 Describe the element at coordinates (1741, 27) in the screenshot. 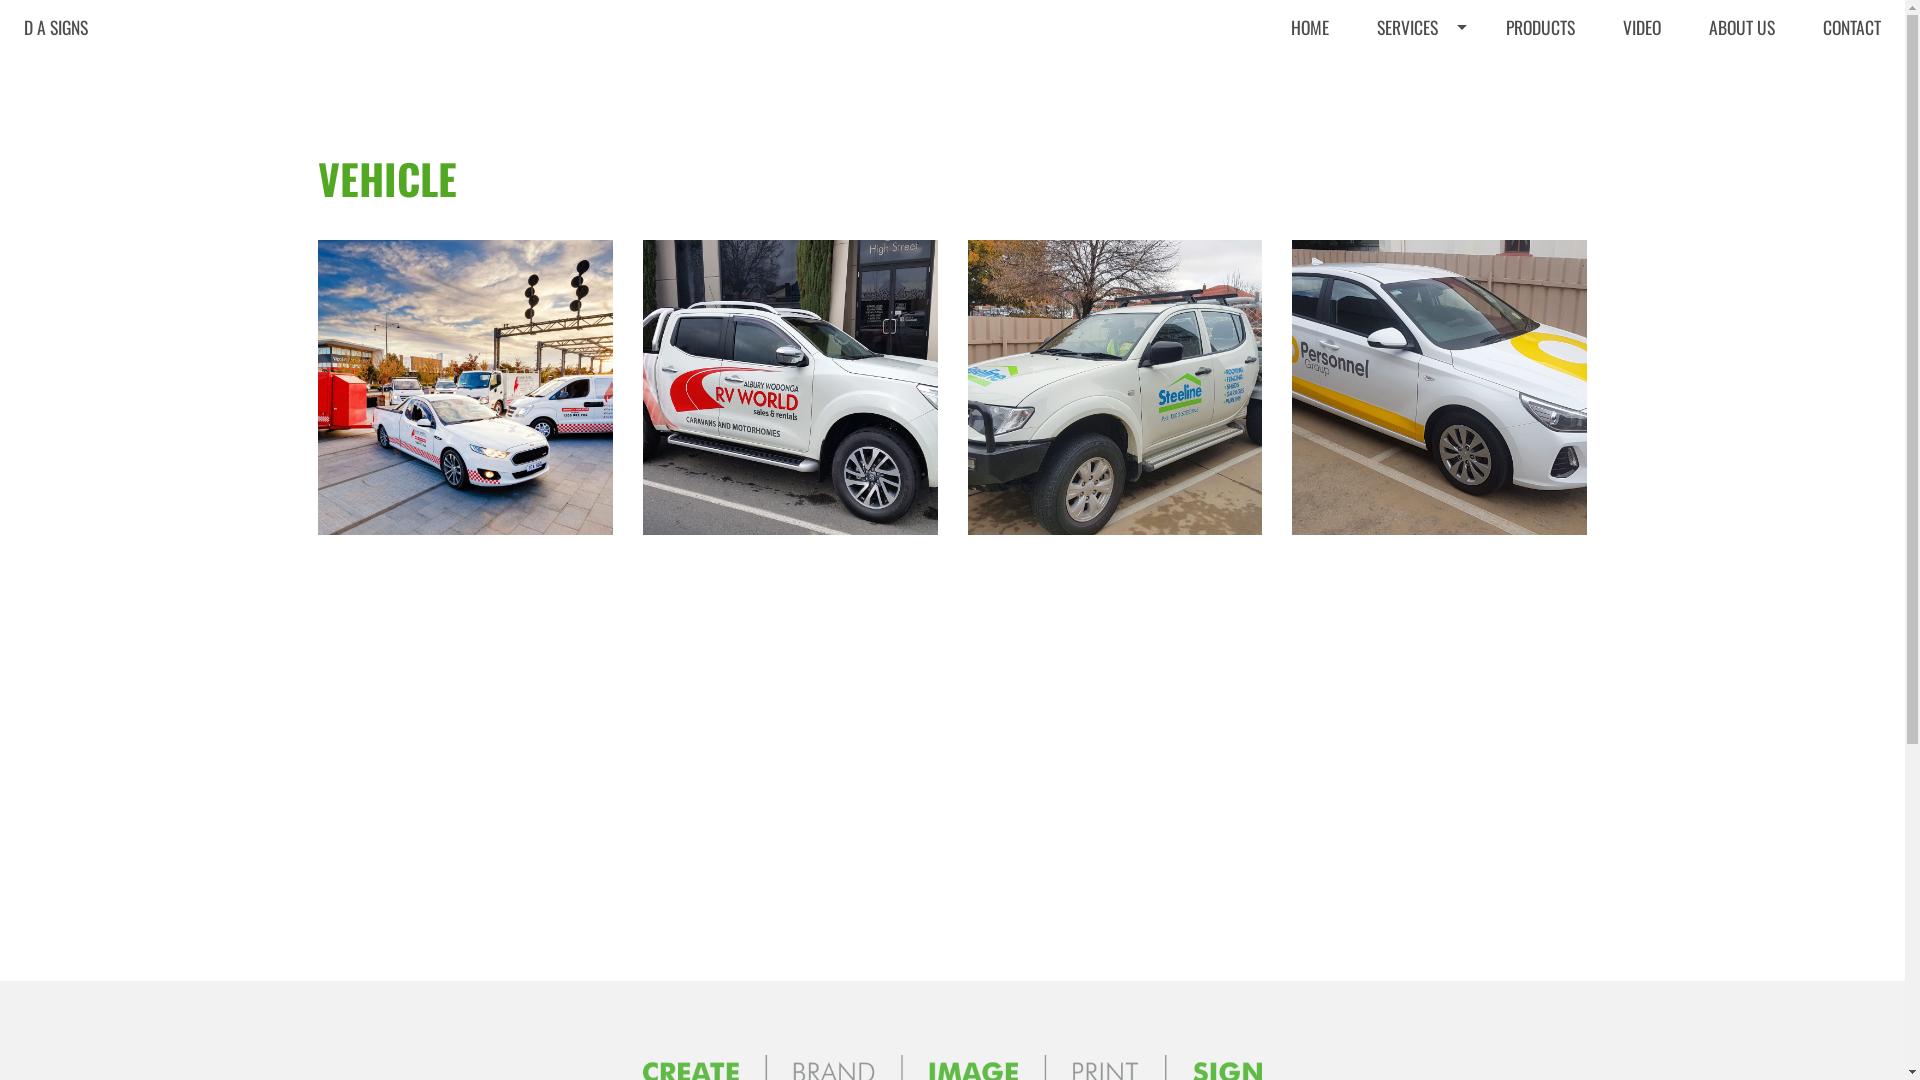

I see `'ABOUT US'` at that location.